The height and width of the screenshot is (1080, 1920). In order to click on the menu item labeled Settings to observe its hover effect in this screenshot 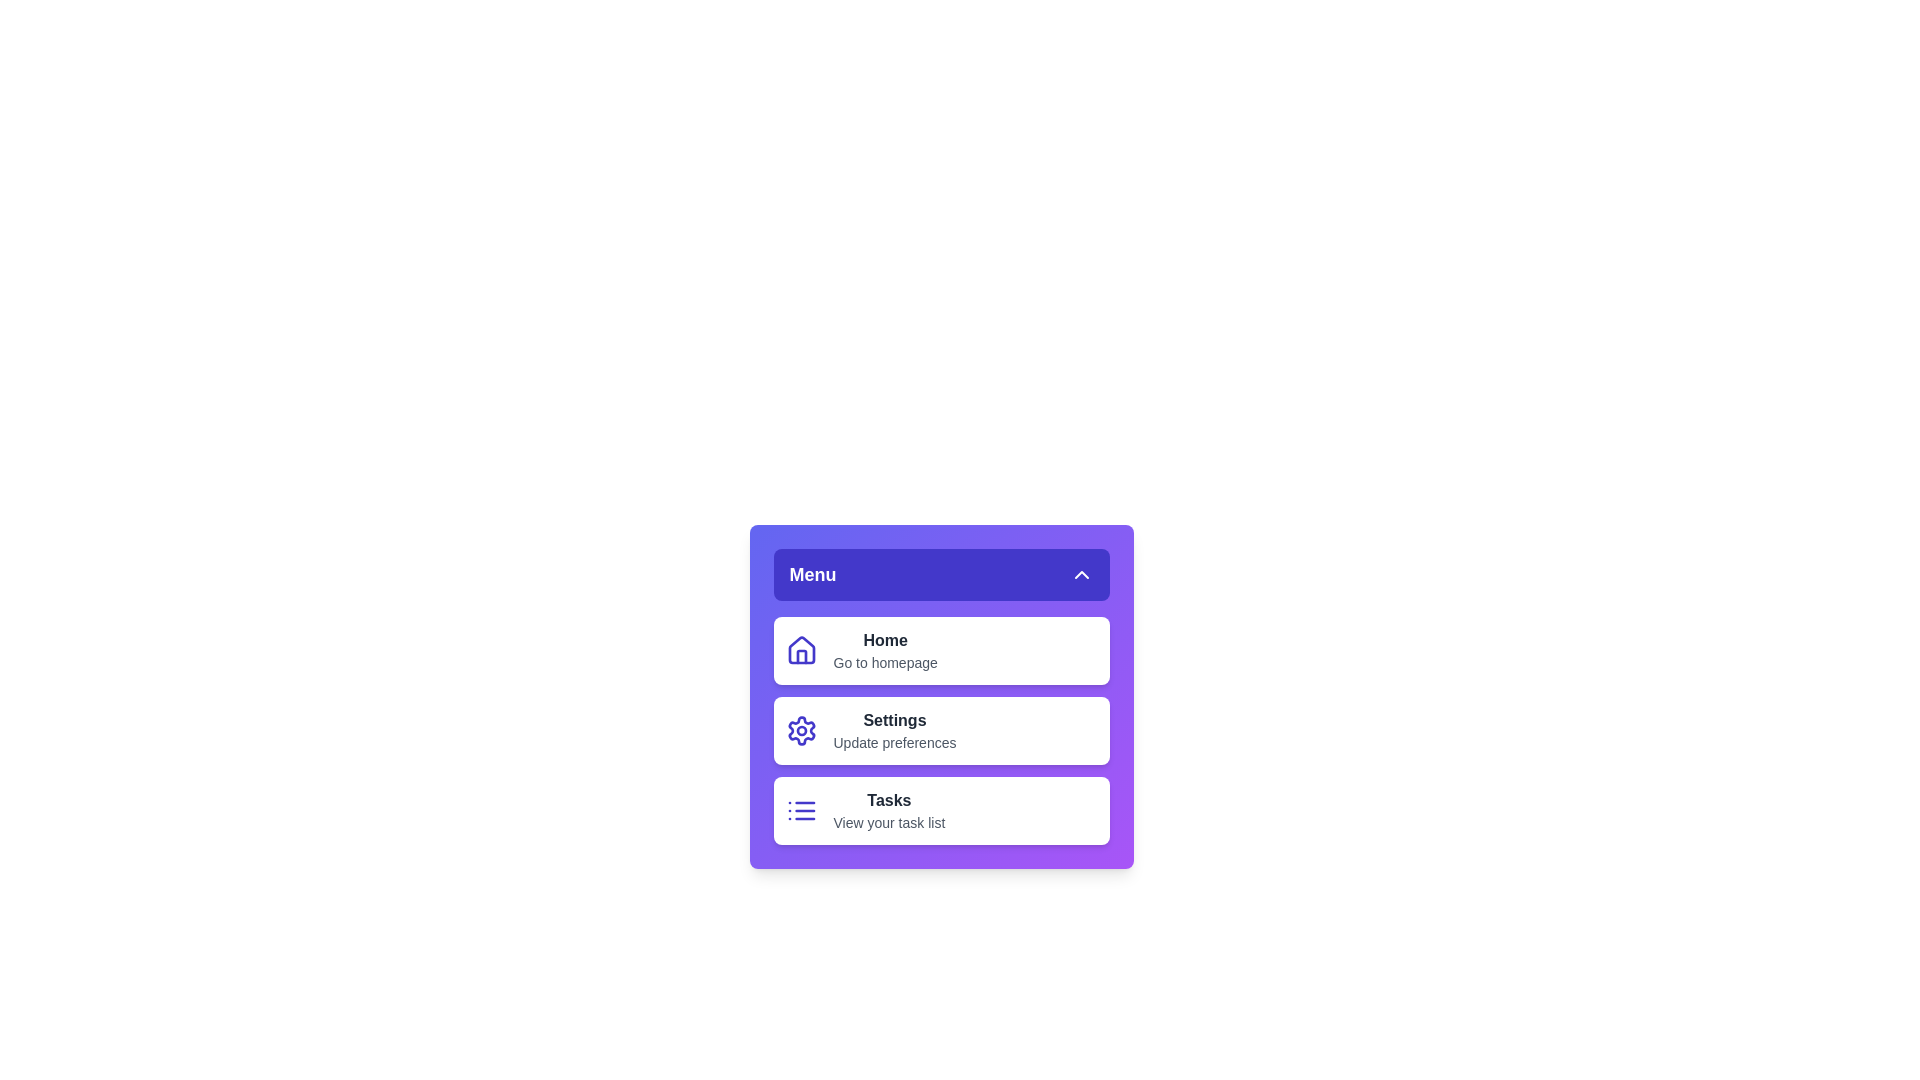, I will do `click(940, 731)`.